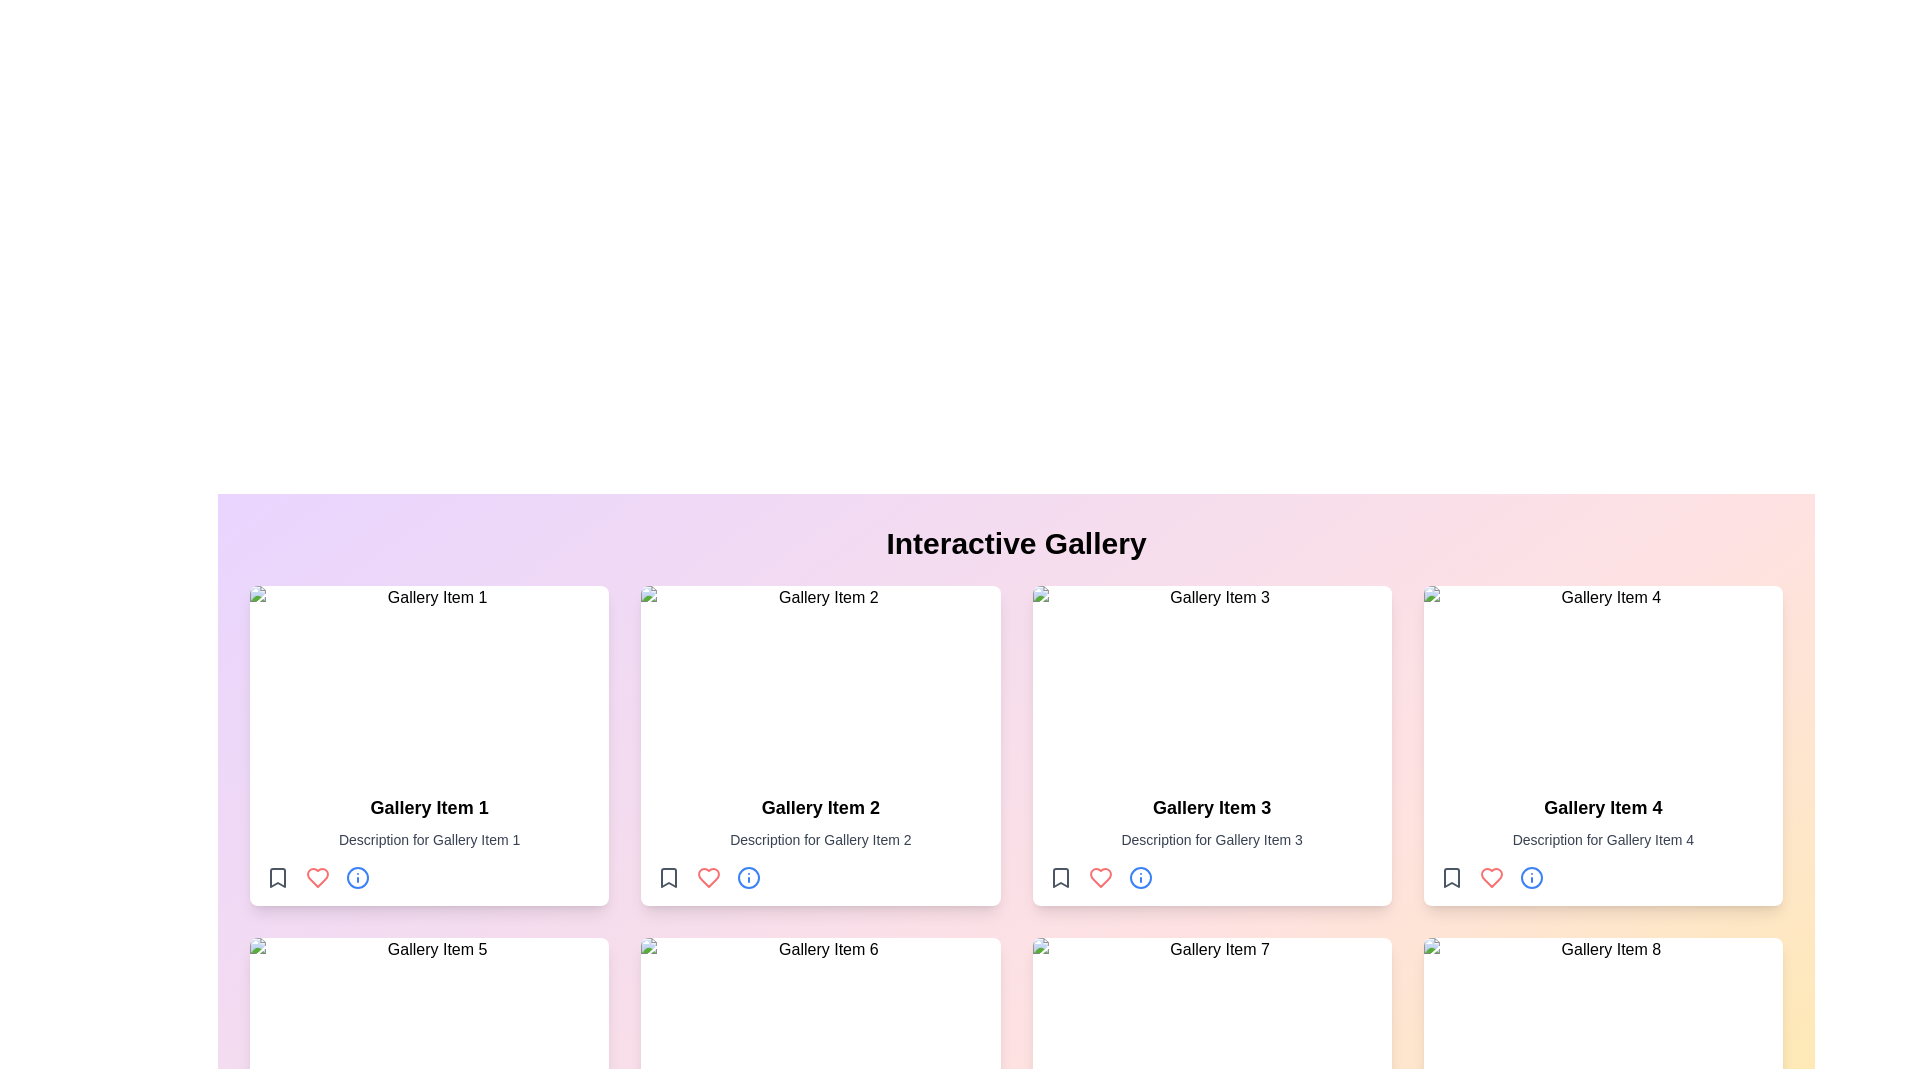 Image resolution: width=1920 pixels, height=1080 pixels. I want to click on the image placeholder graphic labeled 'Image 3' in the third card of the gallery layout, so click(1211, 681).